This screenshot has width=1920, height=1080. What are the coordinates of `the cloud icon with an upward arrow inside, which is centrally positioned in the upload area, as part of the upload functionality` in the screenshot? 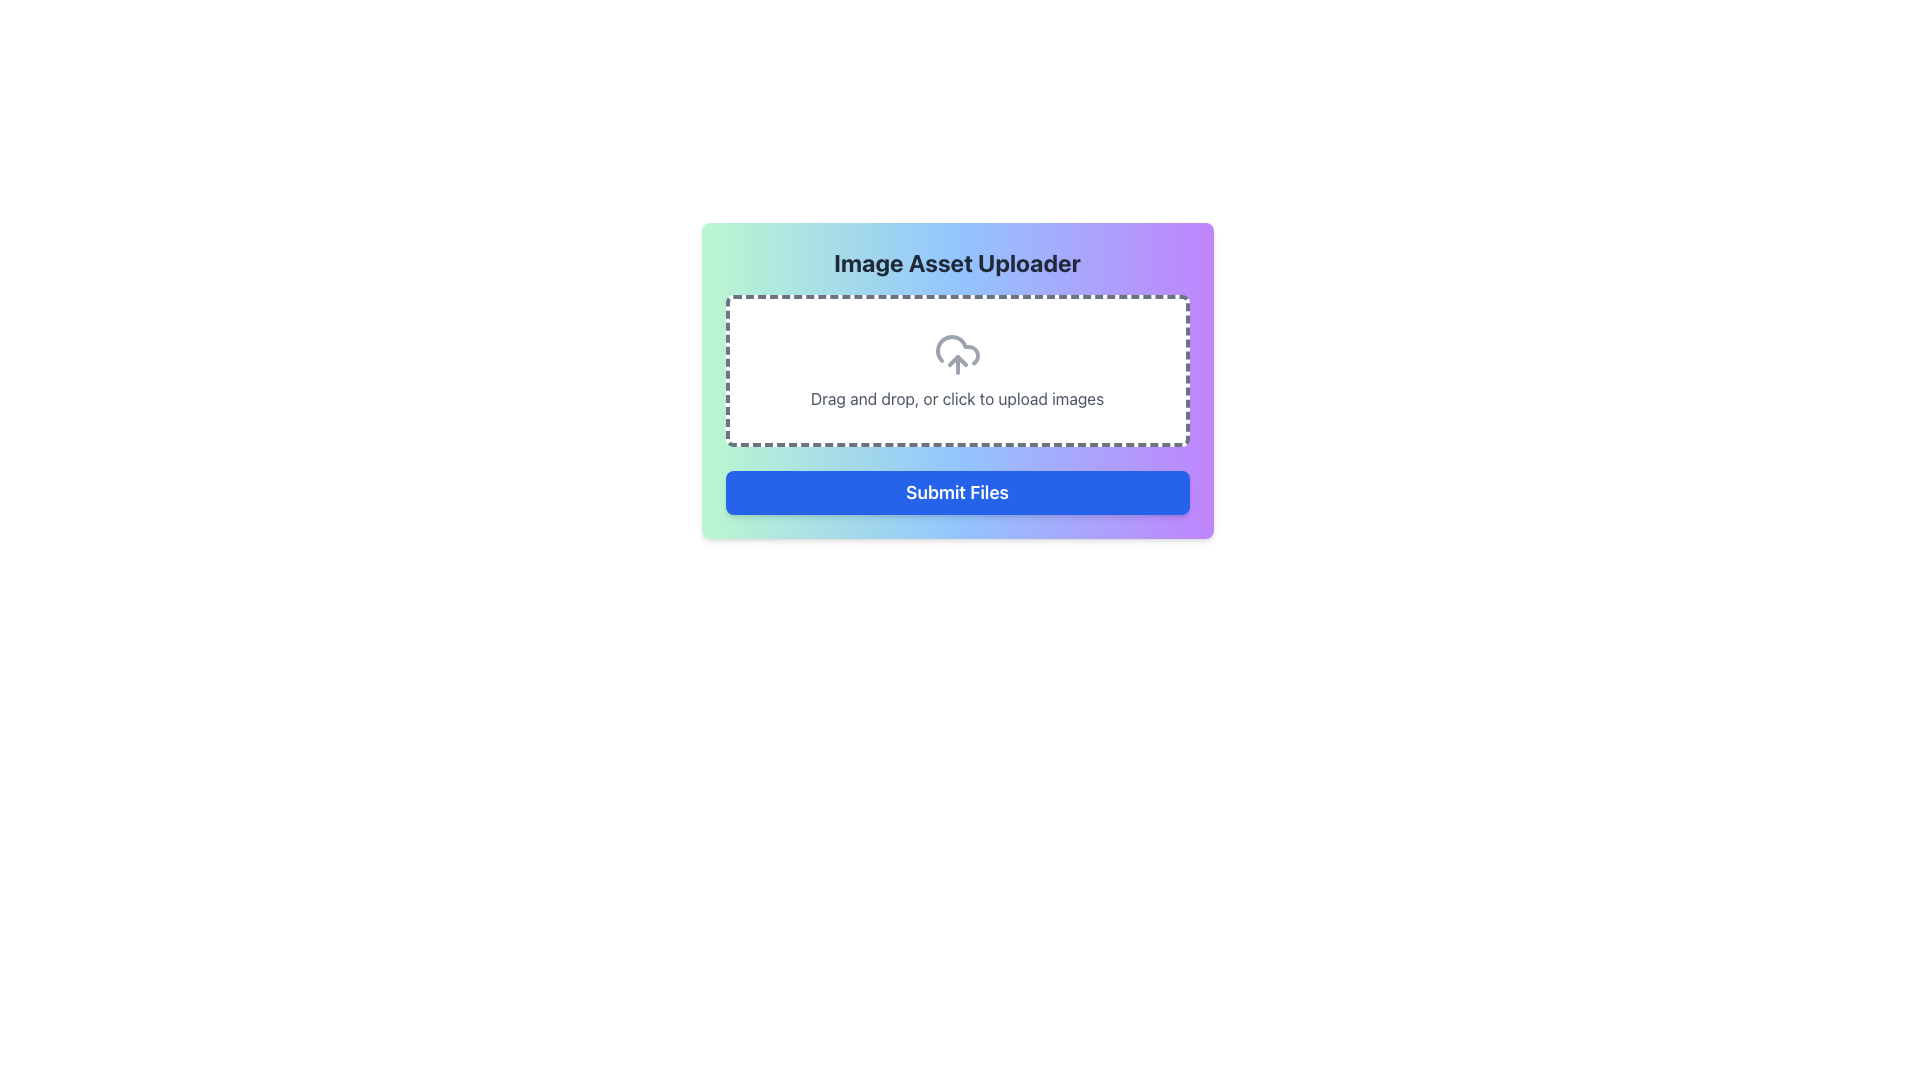 It's located at (956, 353).